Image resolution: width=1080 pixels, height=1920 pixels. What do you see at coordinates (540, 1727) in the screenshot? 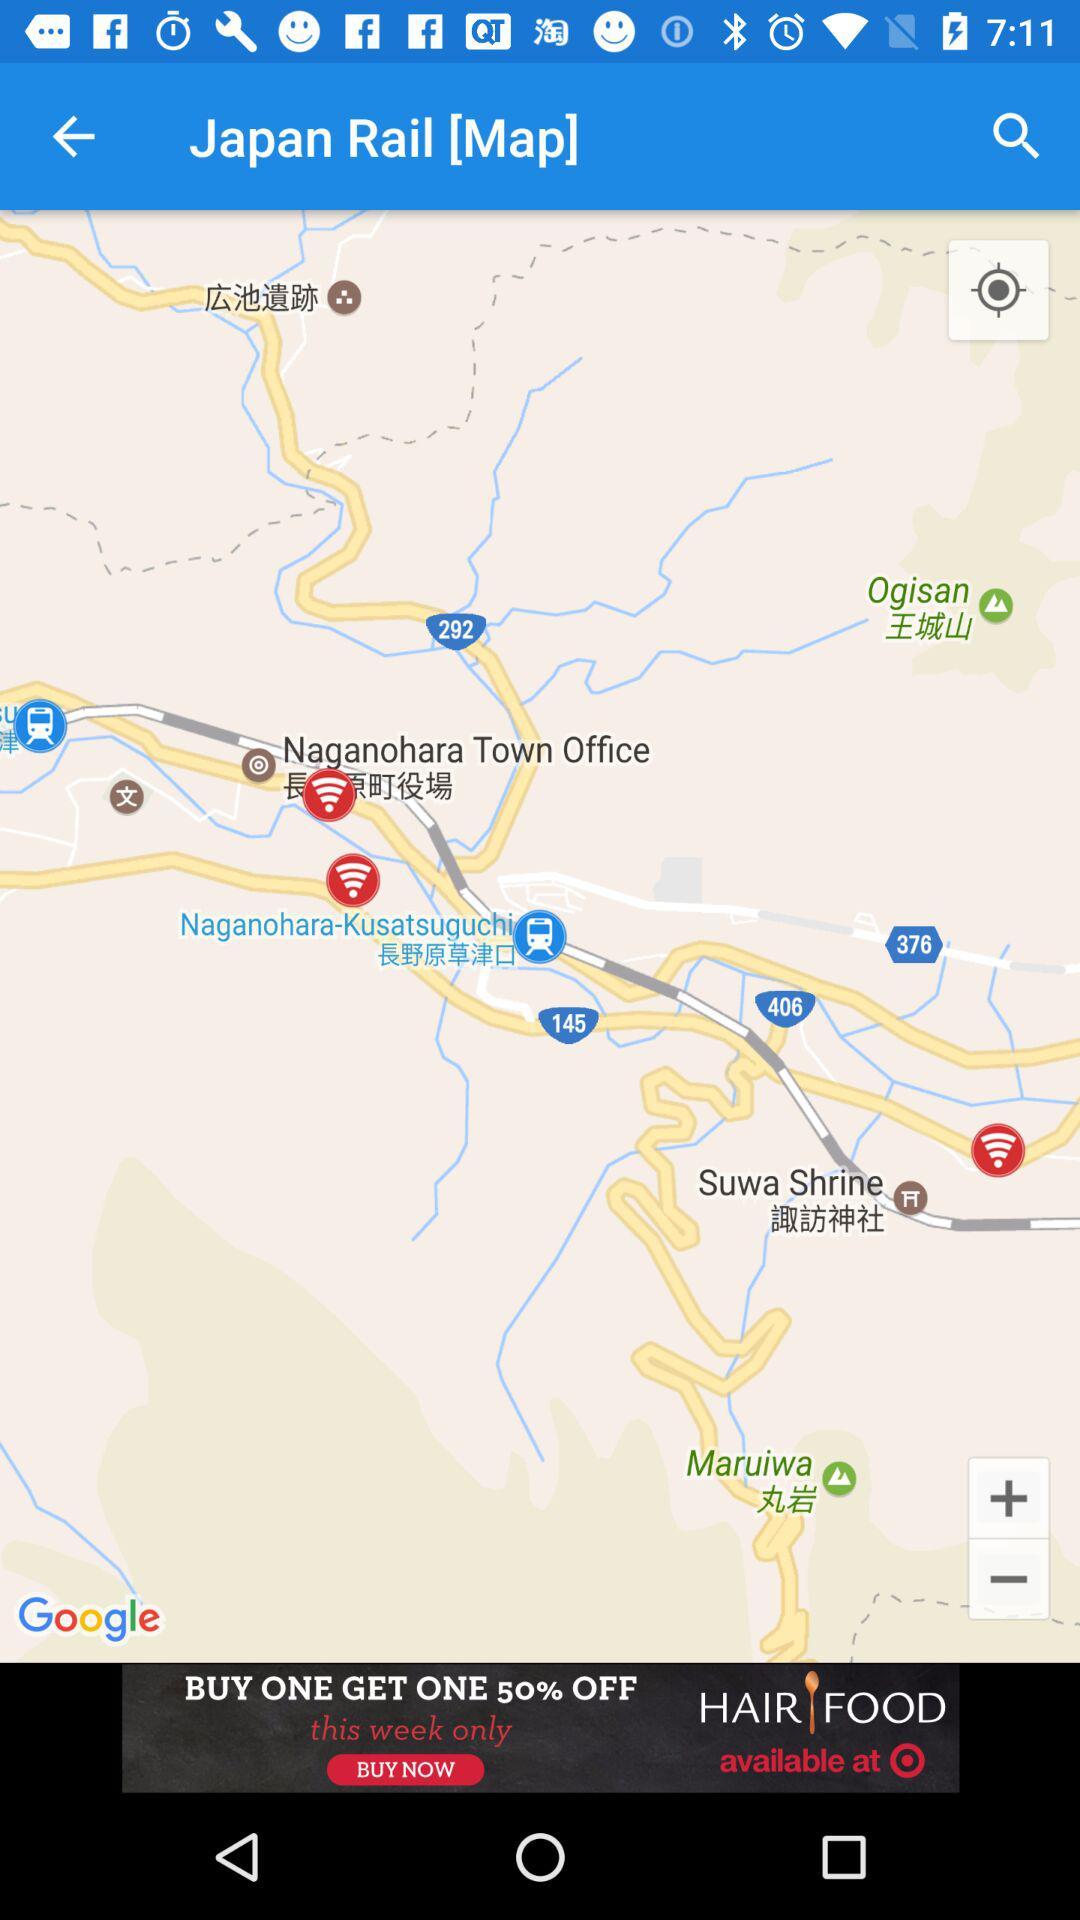
I see `advertisement` at bounding box center [540, 1727].